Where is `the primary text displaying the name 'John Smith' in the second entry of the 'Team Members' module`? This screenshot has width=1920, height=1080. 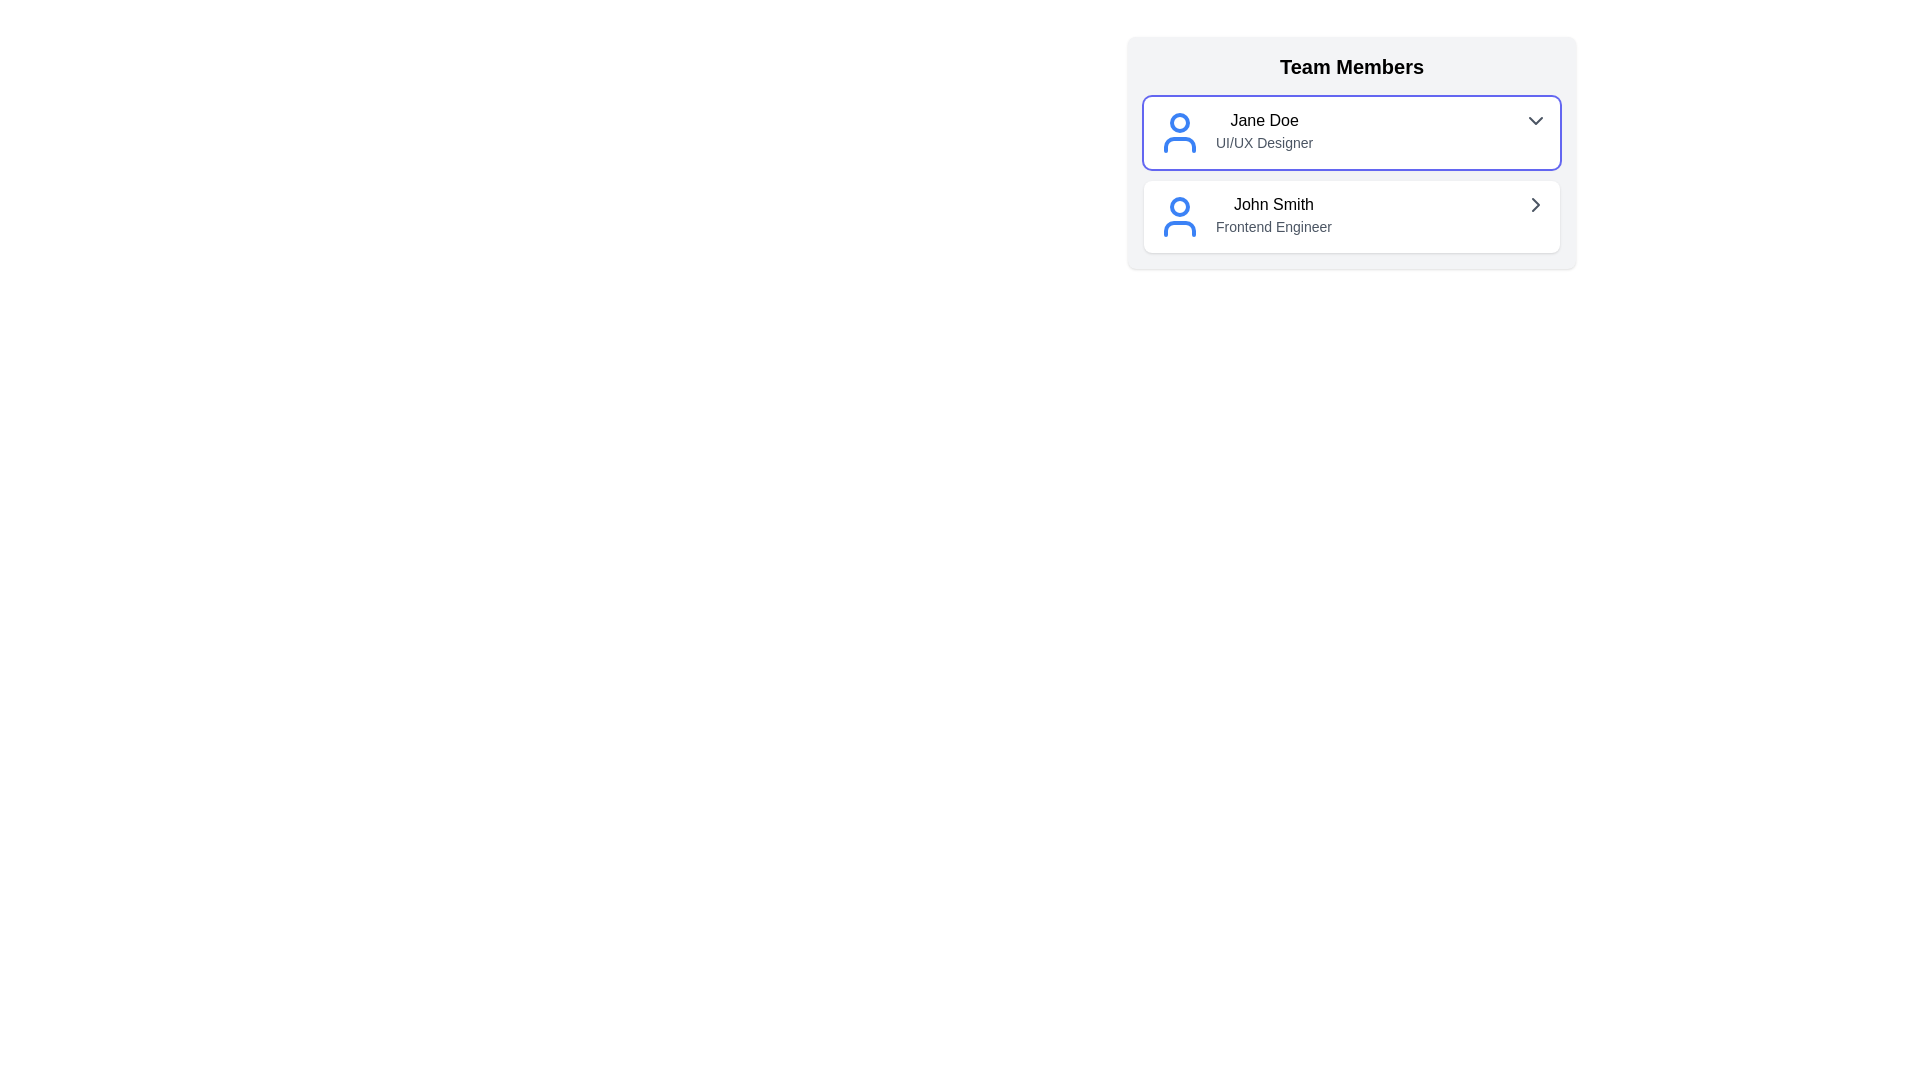 the primary text displaying the name 'John Smith' in the second entry of the 'Team Members' module is located at coordinates (1272, 204).